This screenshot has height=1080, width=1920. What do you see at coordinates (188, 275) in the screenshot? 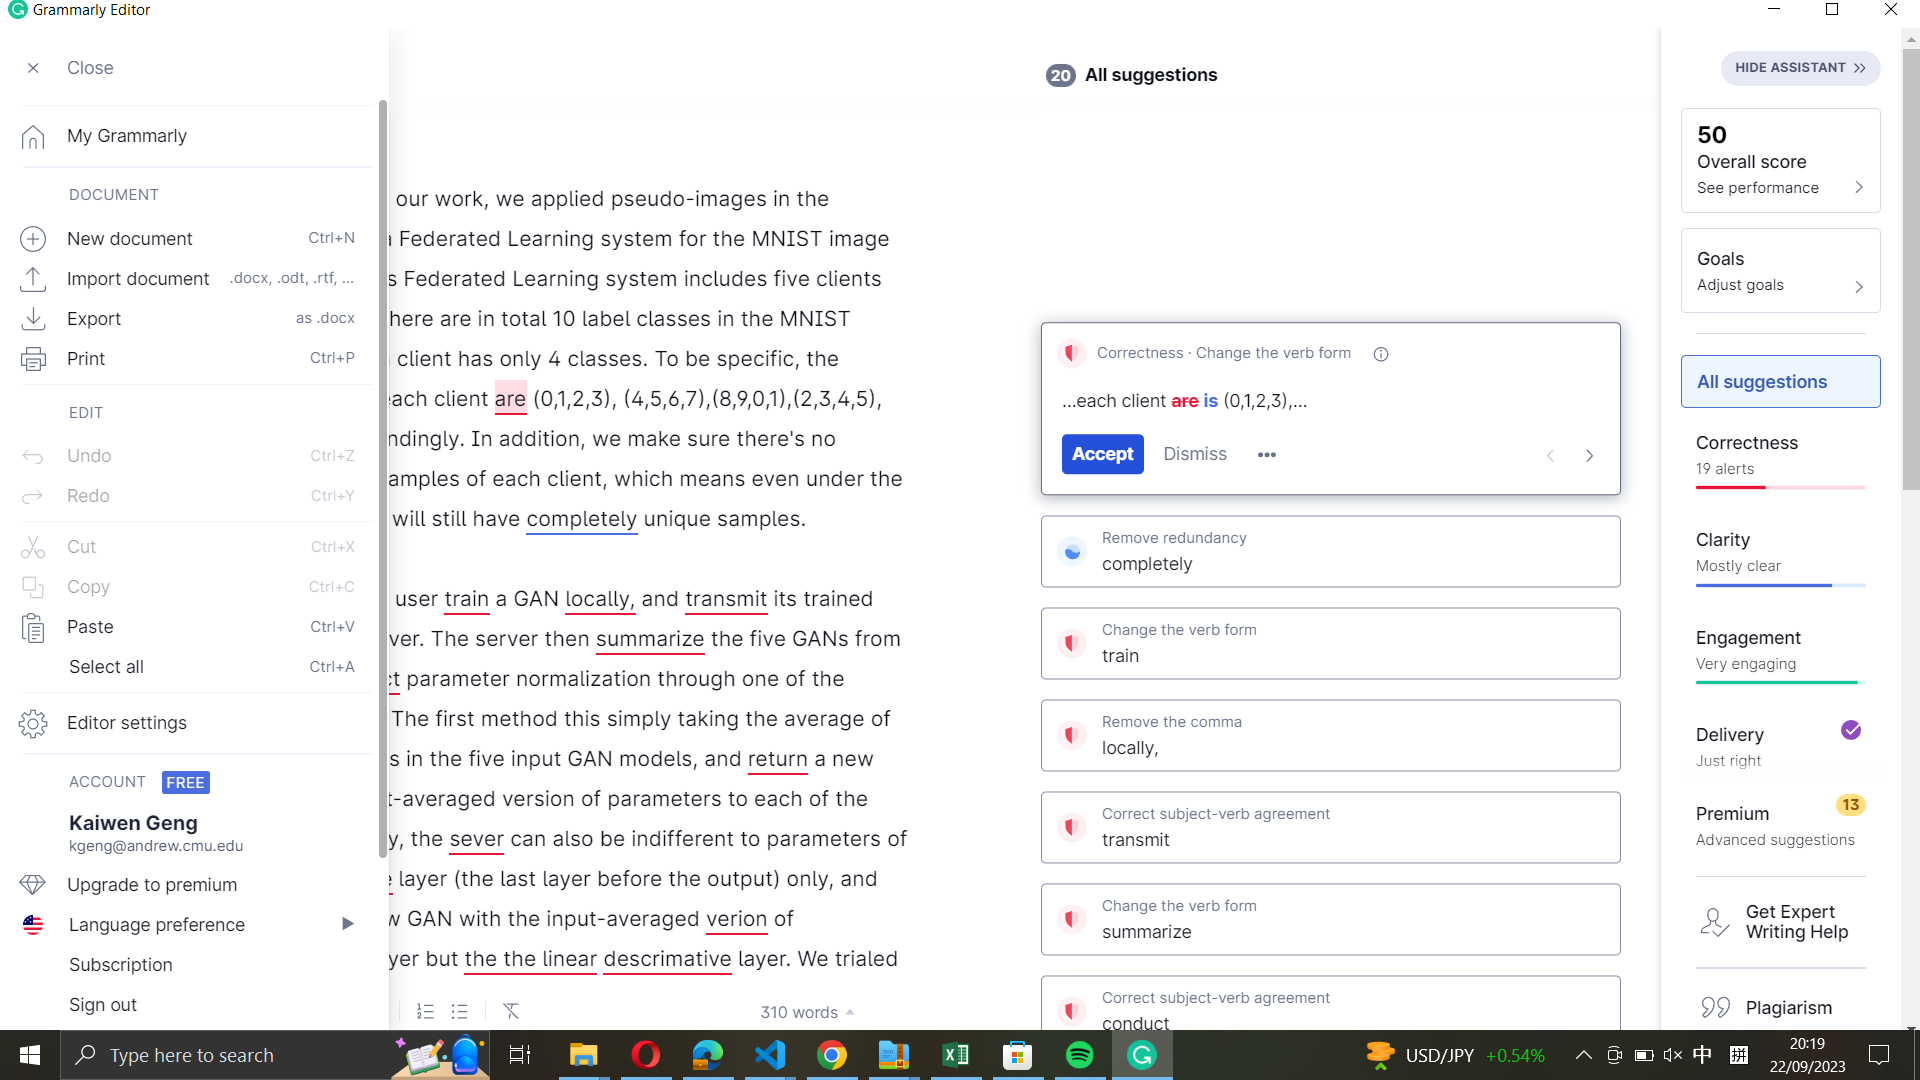
I see `the import button` at bounding box center [188, 275].